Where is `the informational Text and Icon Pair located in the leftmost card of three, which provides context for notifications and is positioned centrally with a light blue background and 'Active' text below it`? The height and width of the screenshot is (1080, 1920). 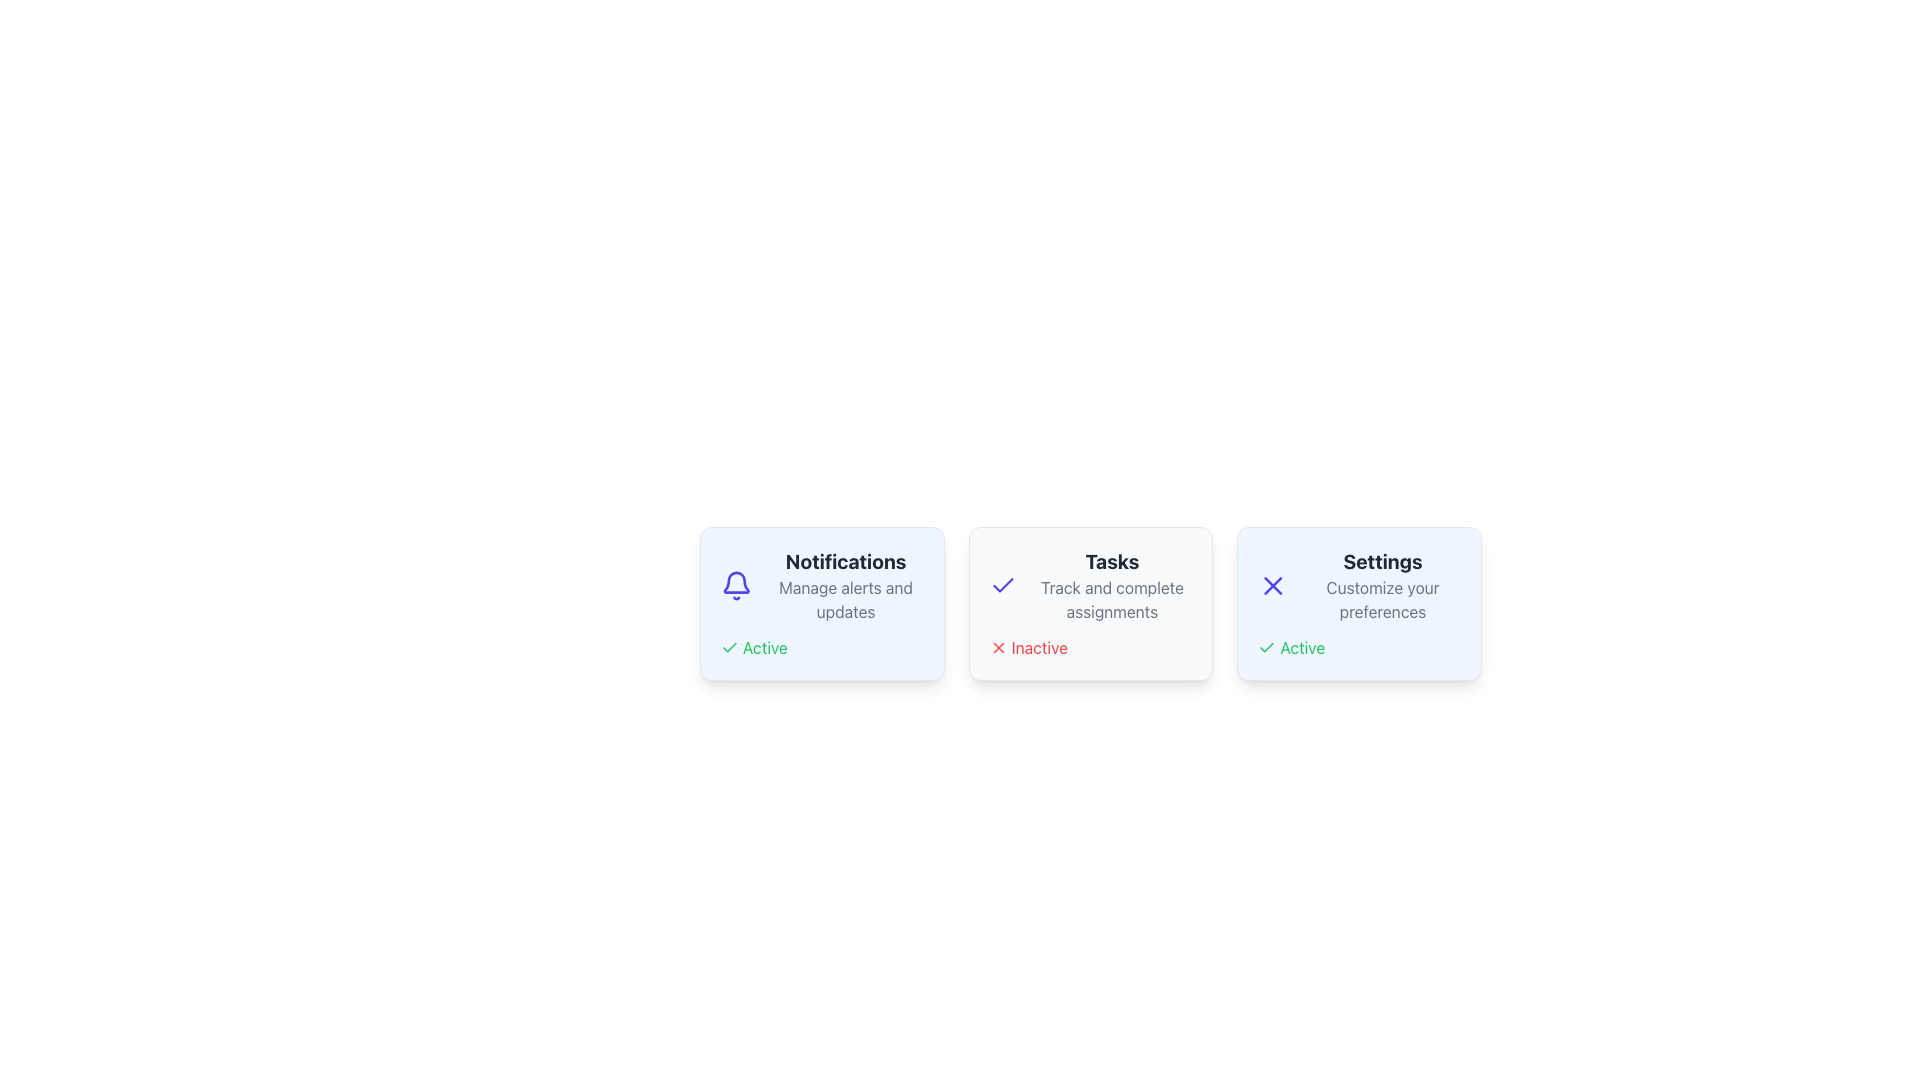
the informational Text and Icon Pair located in the leftmost card of three, which provides context for notifications and is positioned centrally with a light blue background and 'Active' text below it is located at coordinates (822, 585).